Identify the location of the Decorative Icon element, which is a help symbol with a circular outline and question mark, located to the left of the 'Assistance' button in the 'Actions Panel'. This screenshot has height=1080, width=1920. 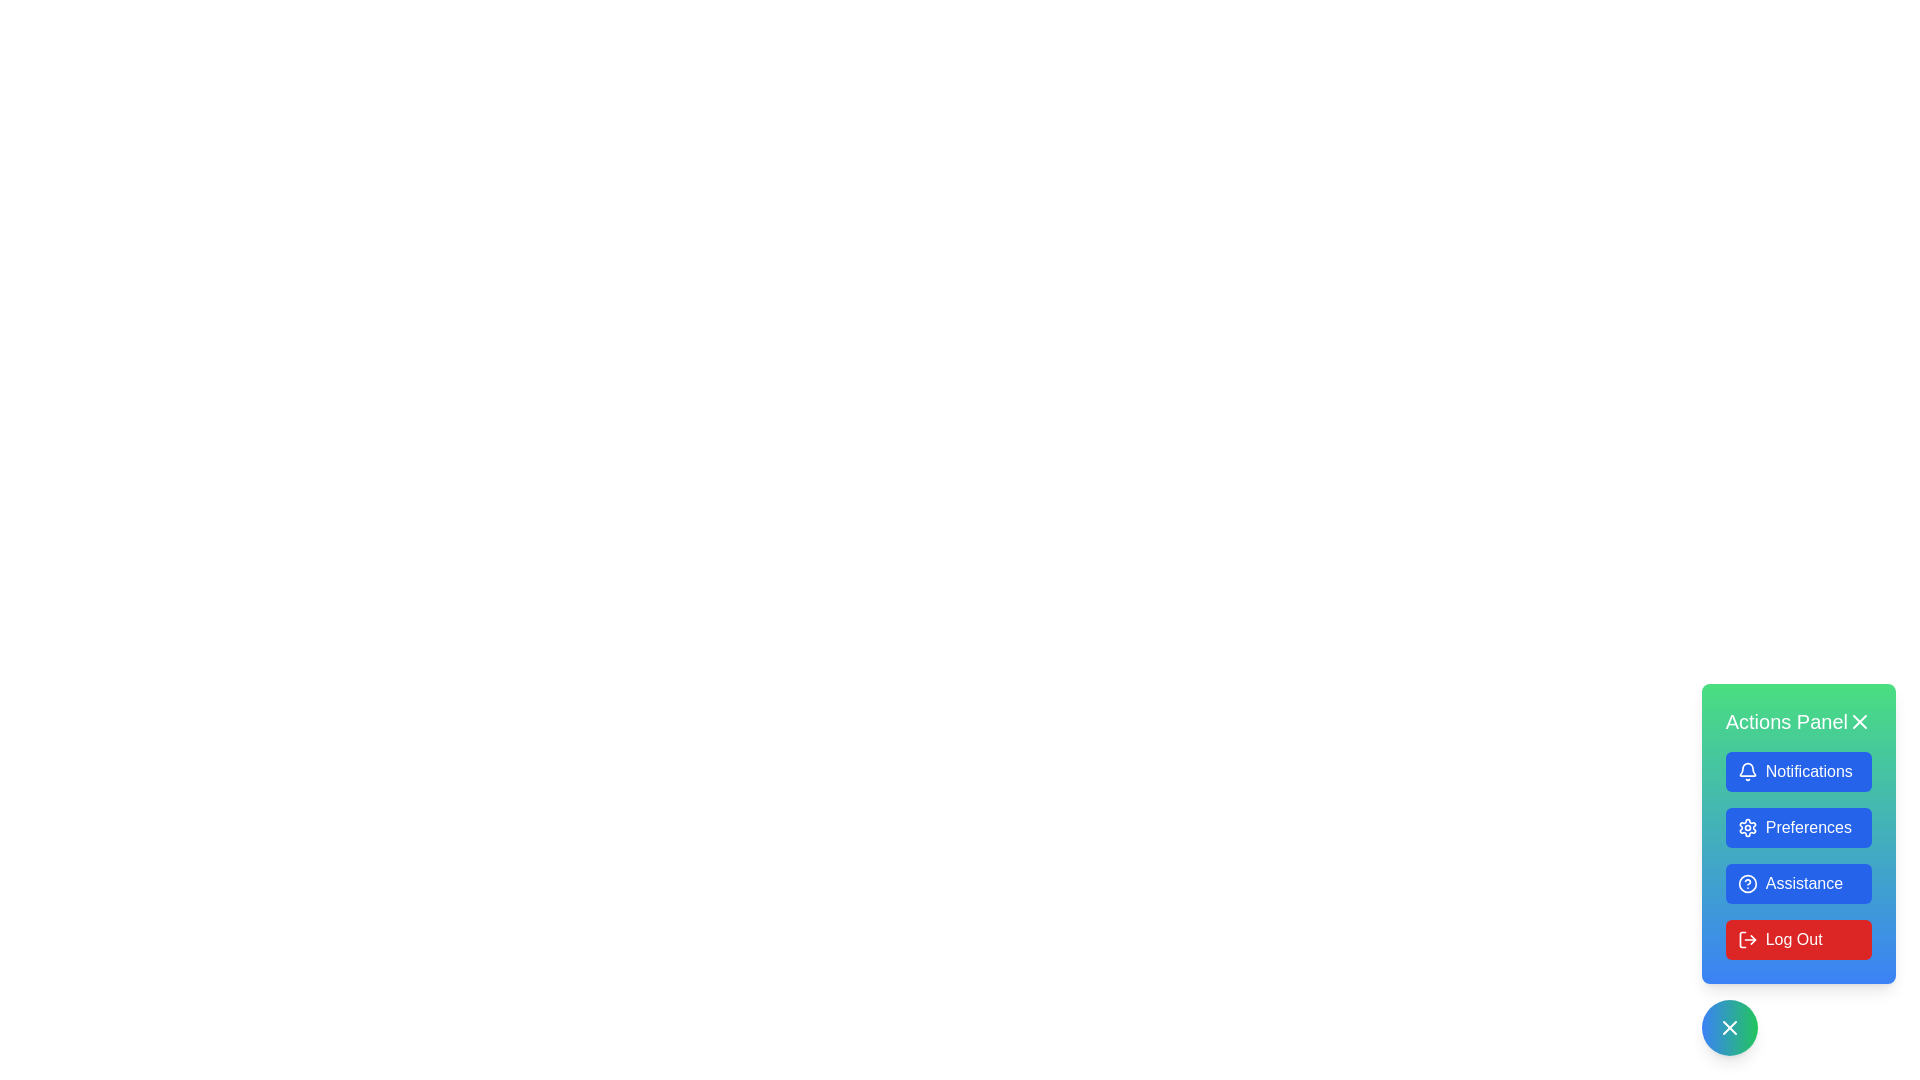
(1746, 882).